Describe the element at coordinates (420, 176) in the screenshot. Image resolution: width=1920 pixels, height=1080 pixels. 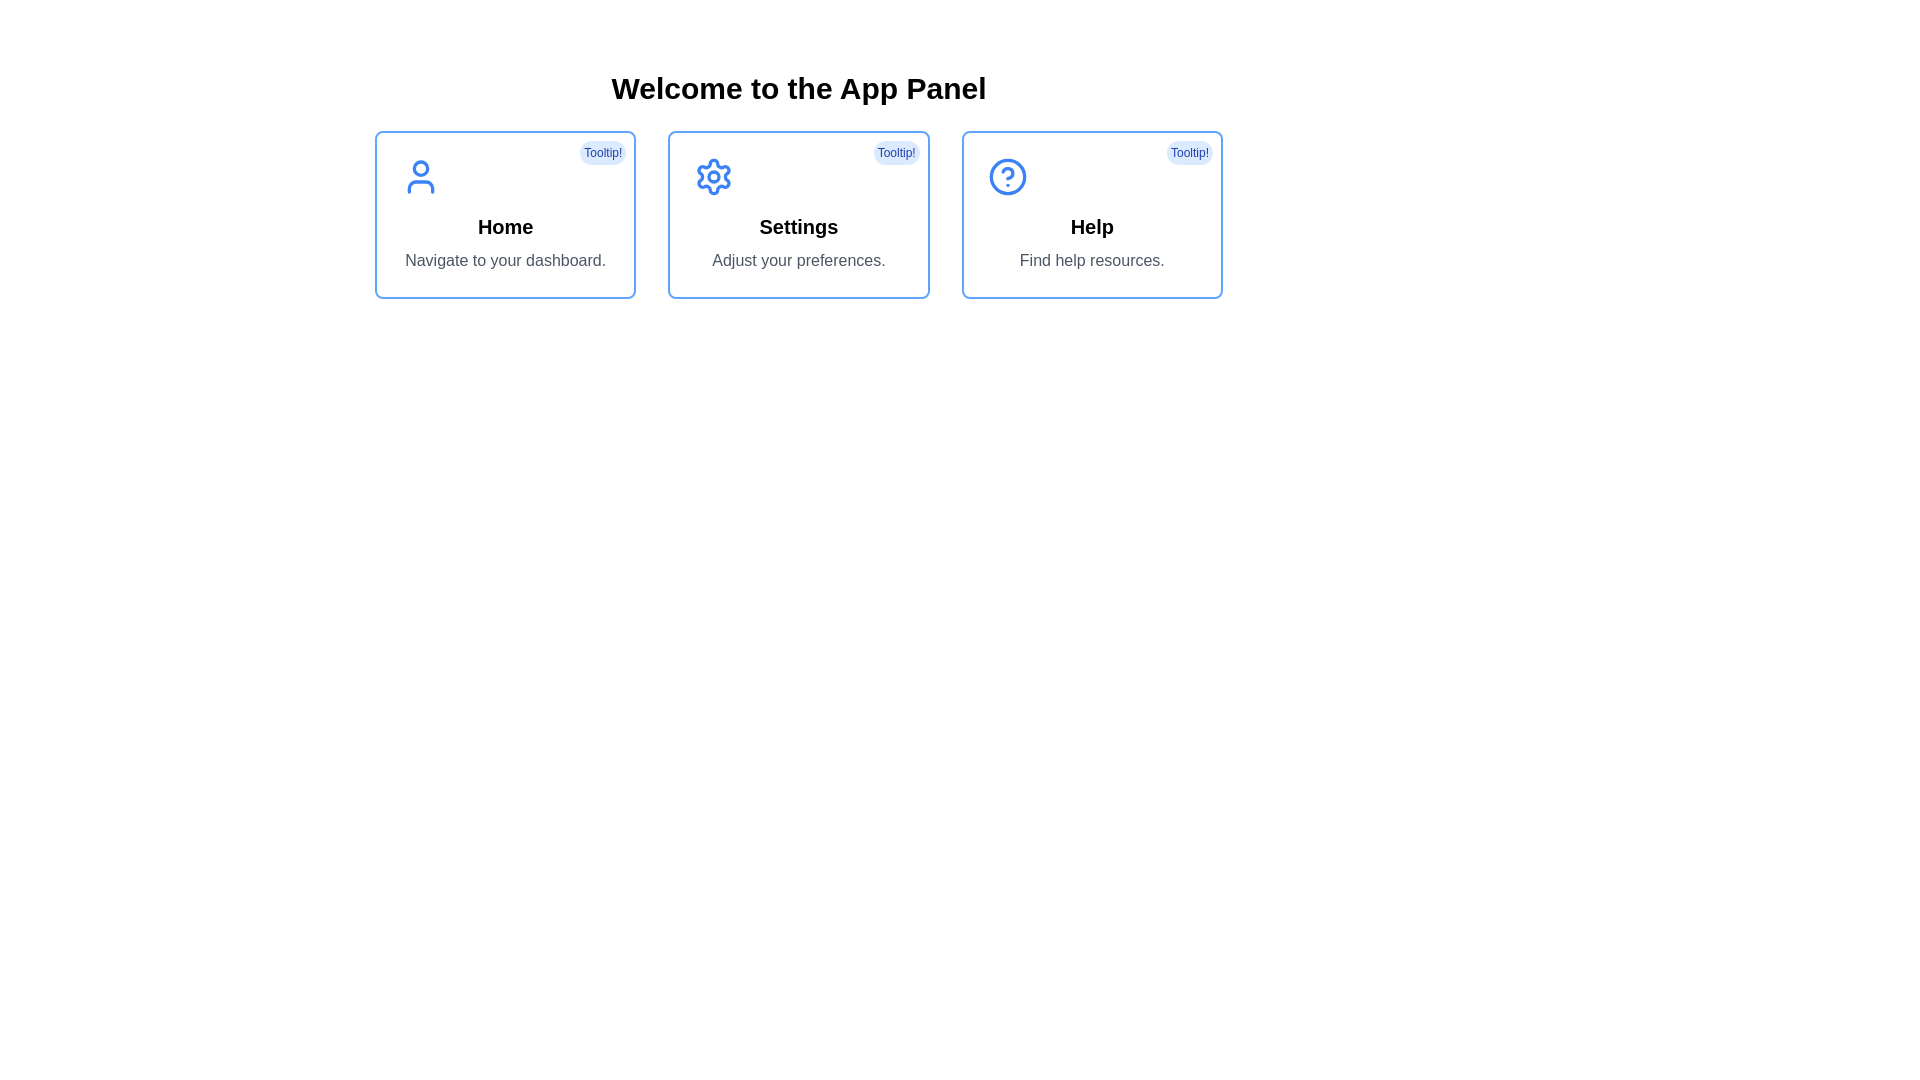
I see `the user icon represented as an outlined drawing of a head and shoulders, which is styled with rounded lines and is located within the 'Home' card` at that location.